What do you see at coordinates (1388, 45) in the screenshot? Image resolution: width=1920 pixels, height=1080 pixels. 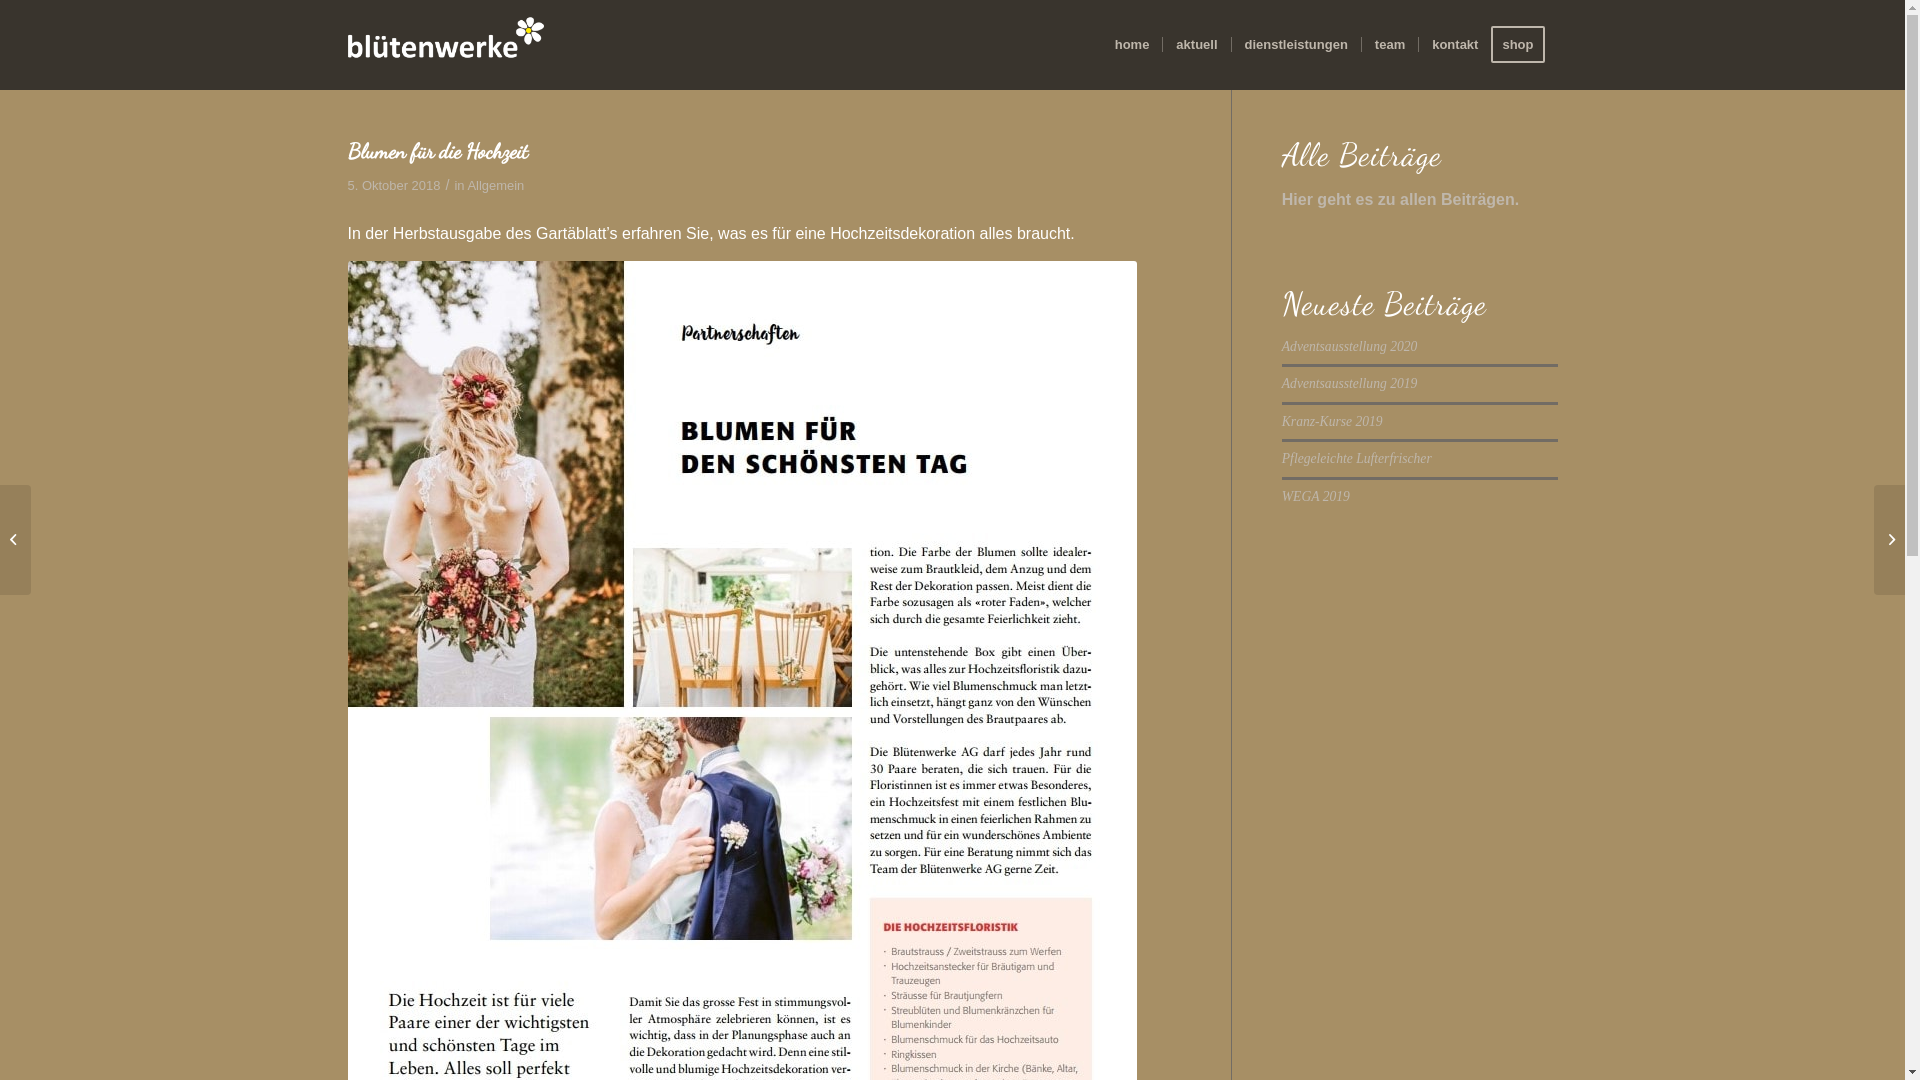 I see `'team'` at bounding box center [1388, 45].